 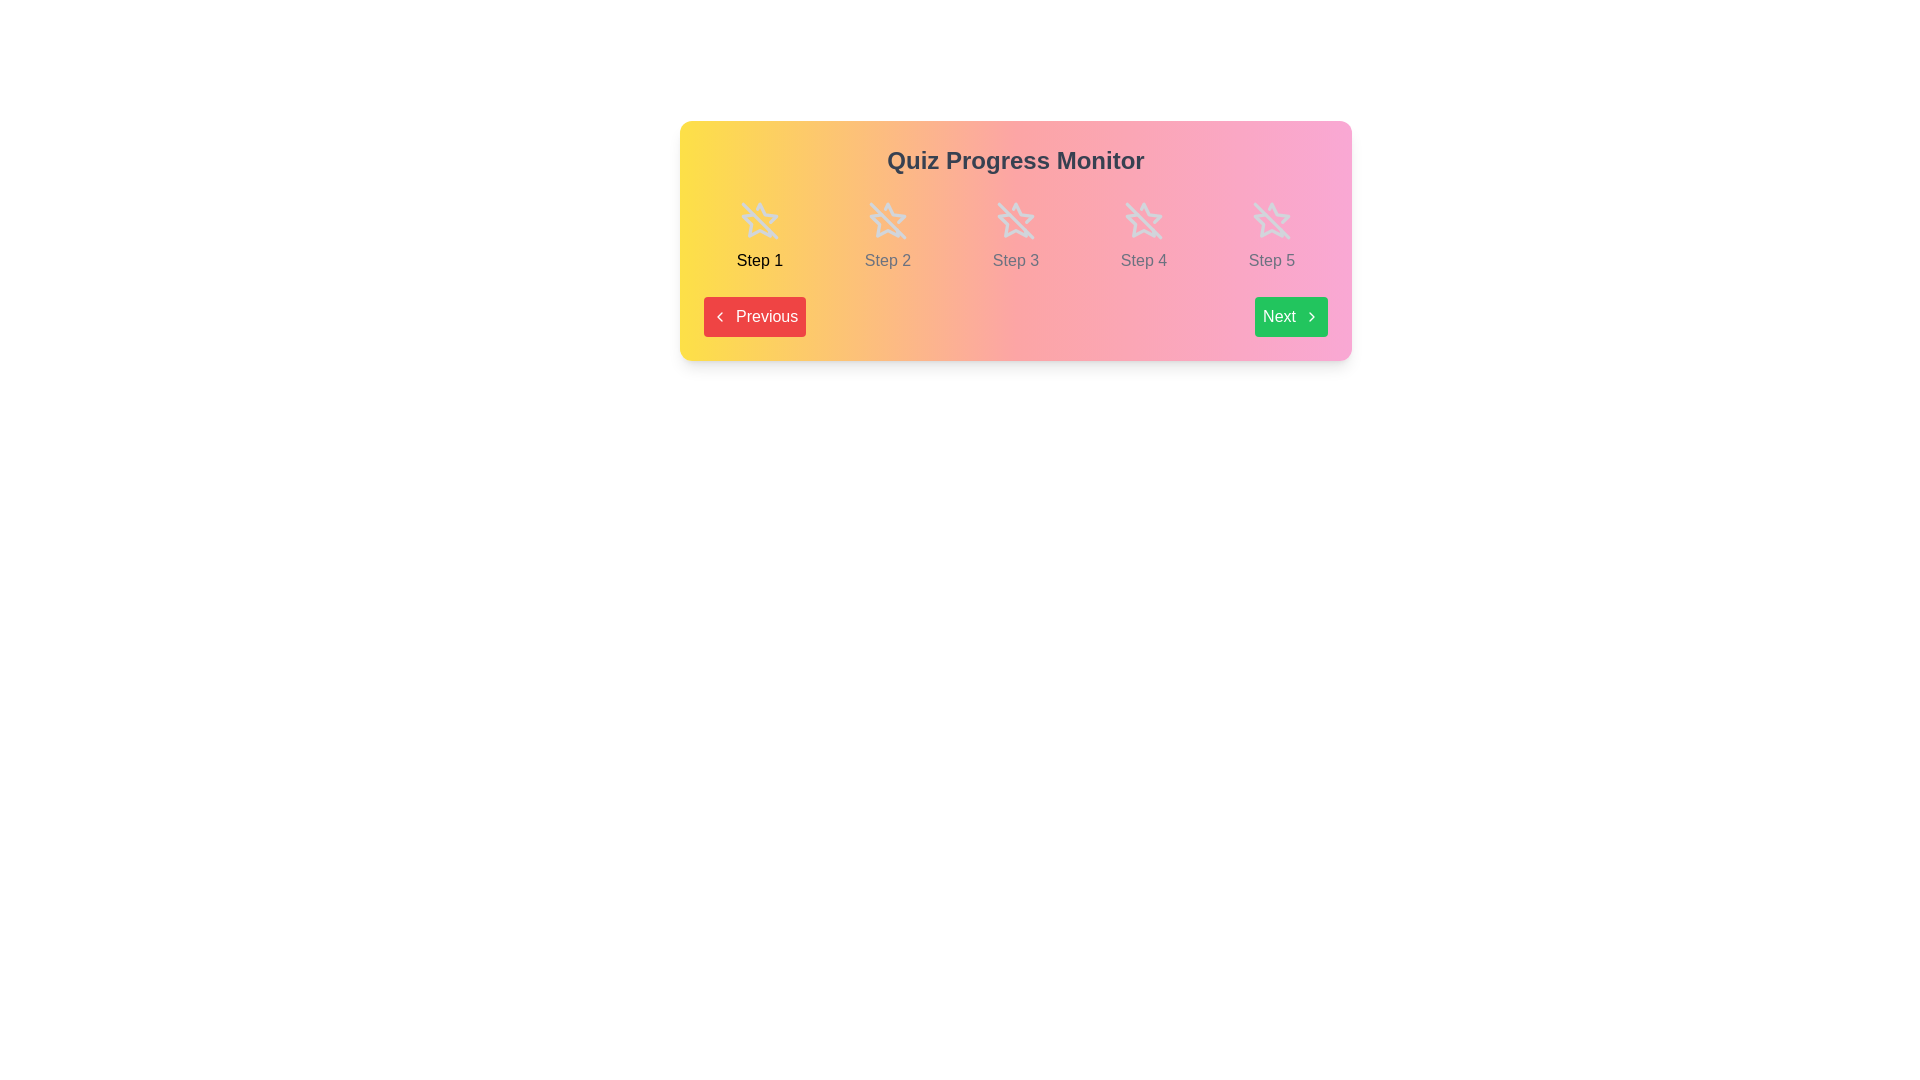 What do you see at coordinates (755, 225) in the screenshot?
I see `the first star-shaped icon in the header area of the 'Quiz Progress Monitor' for visual cues related to the multi-step progress tracking` at bounding box center [755, 225].